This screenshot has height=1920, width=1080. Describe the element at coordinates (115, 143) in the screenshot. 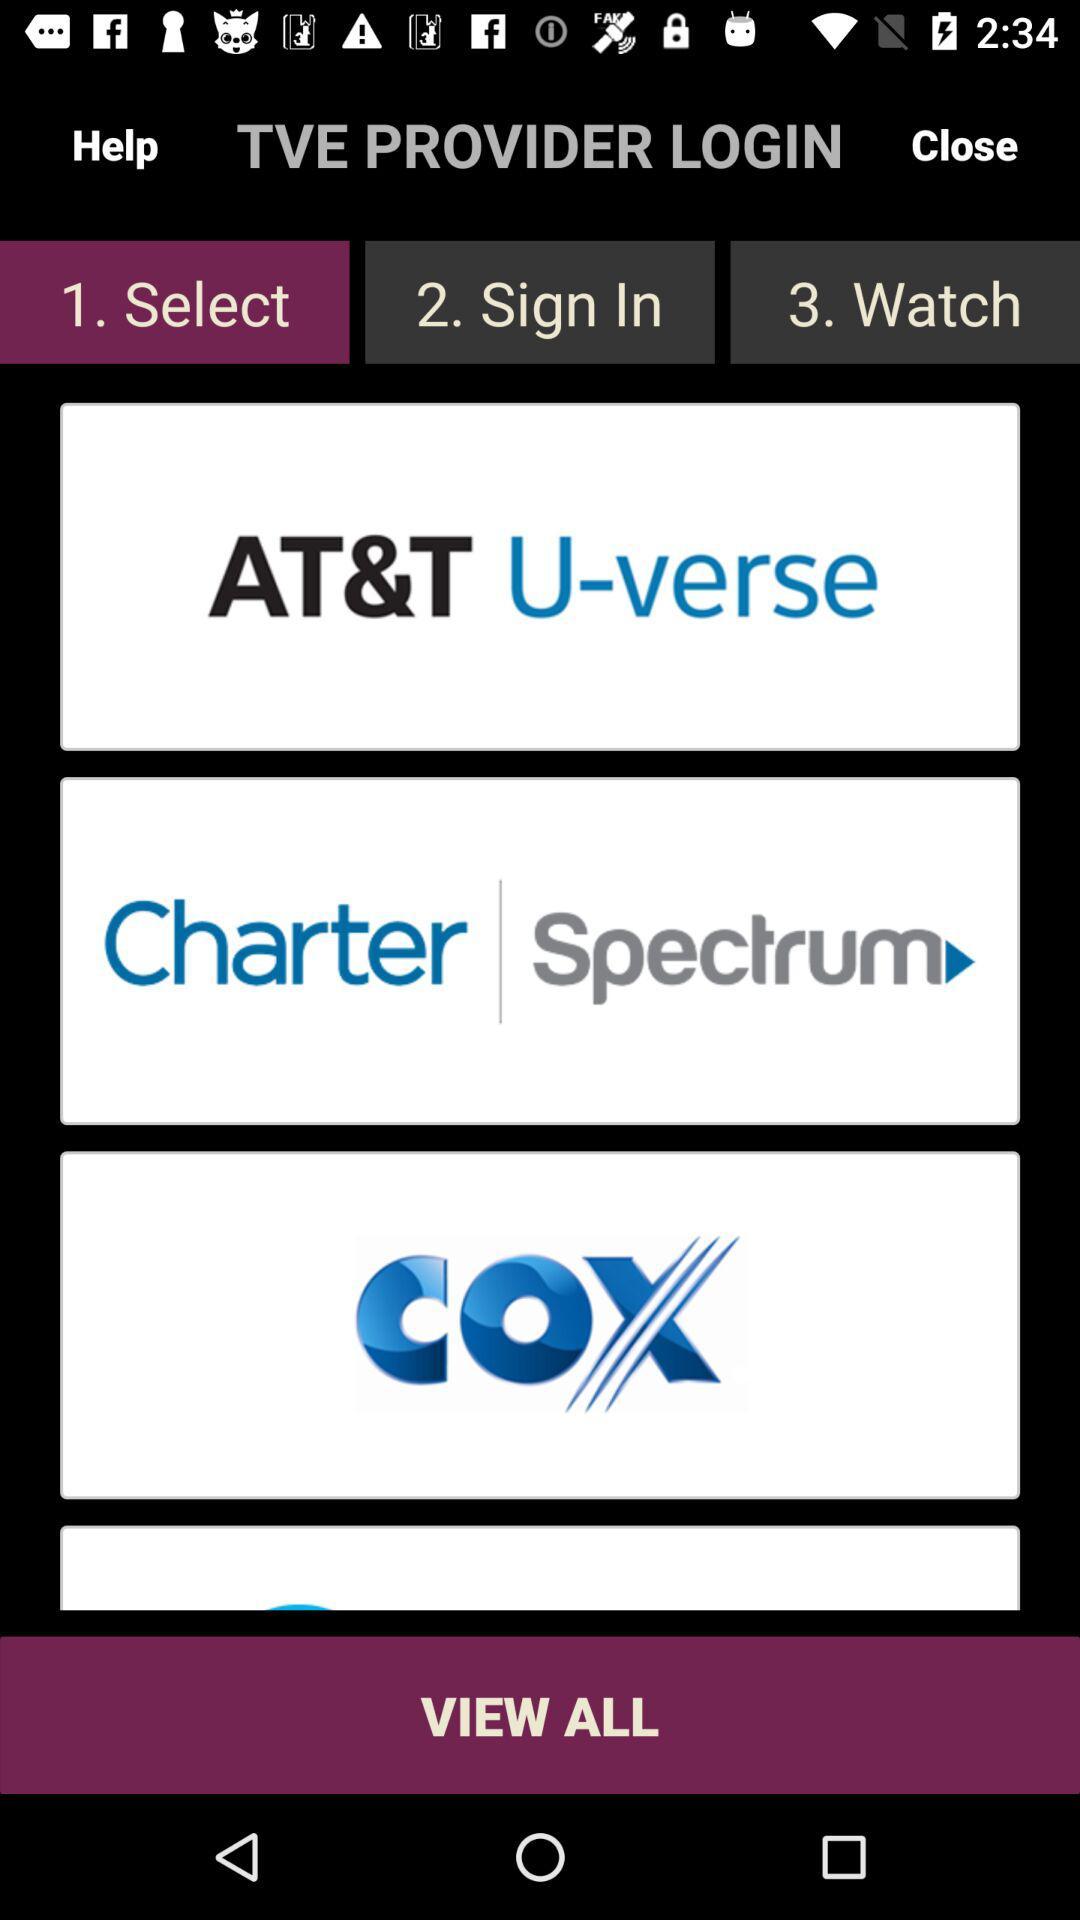

I see `the item above the 1. select app` at that location.